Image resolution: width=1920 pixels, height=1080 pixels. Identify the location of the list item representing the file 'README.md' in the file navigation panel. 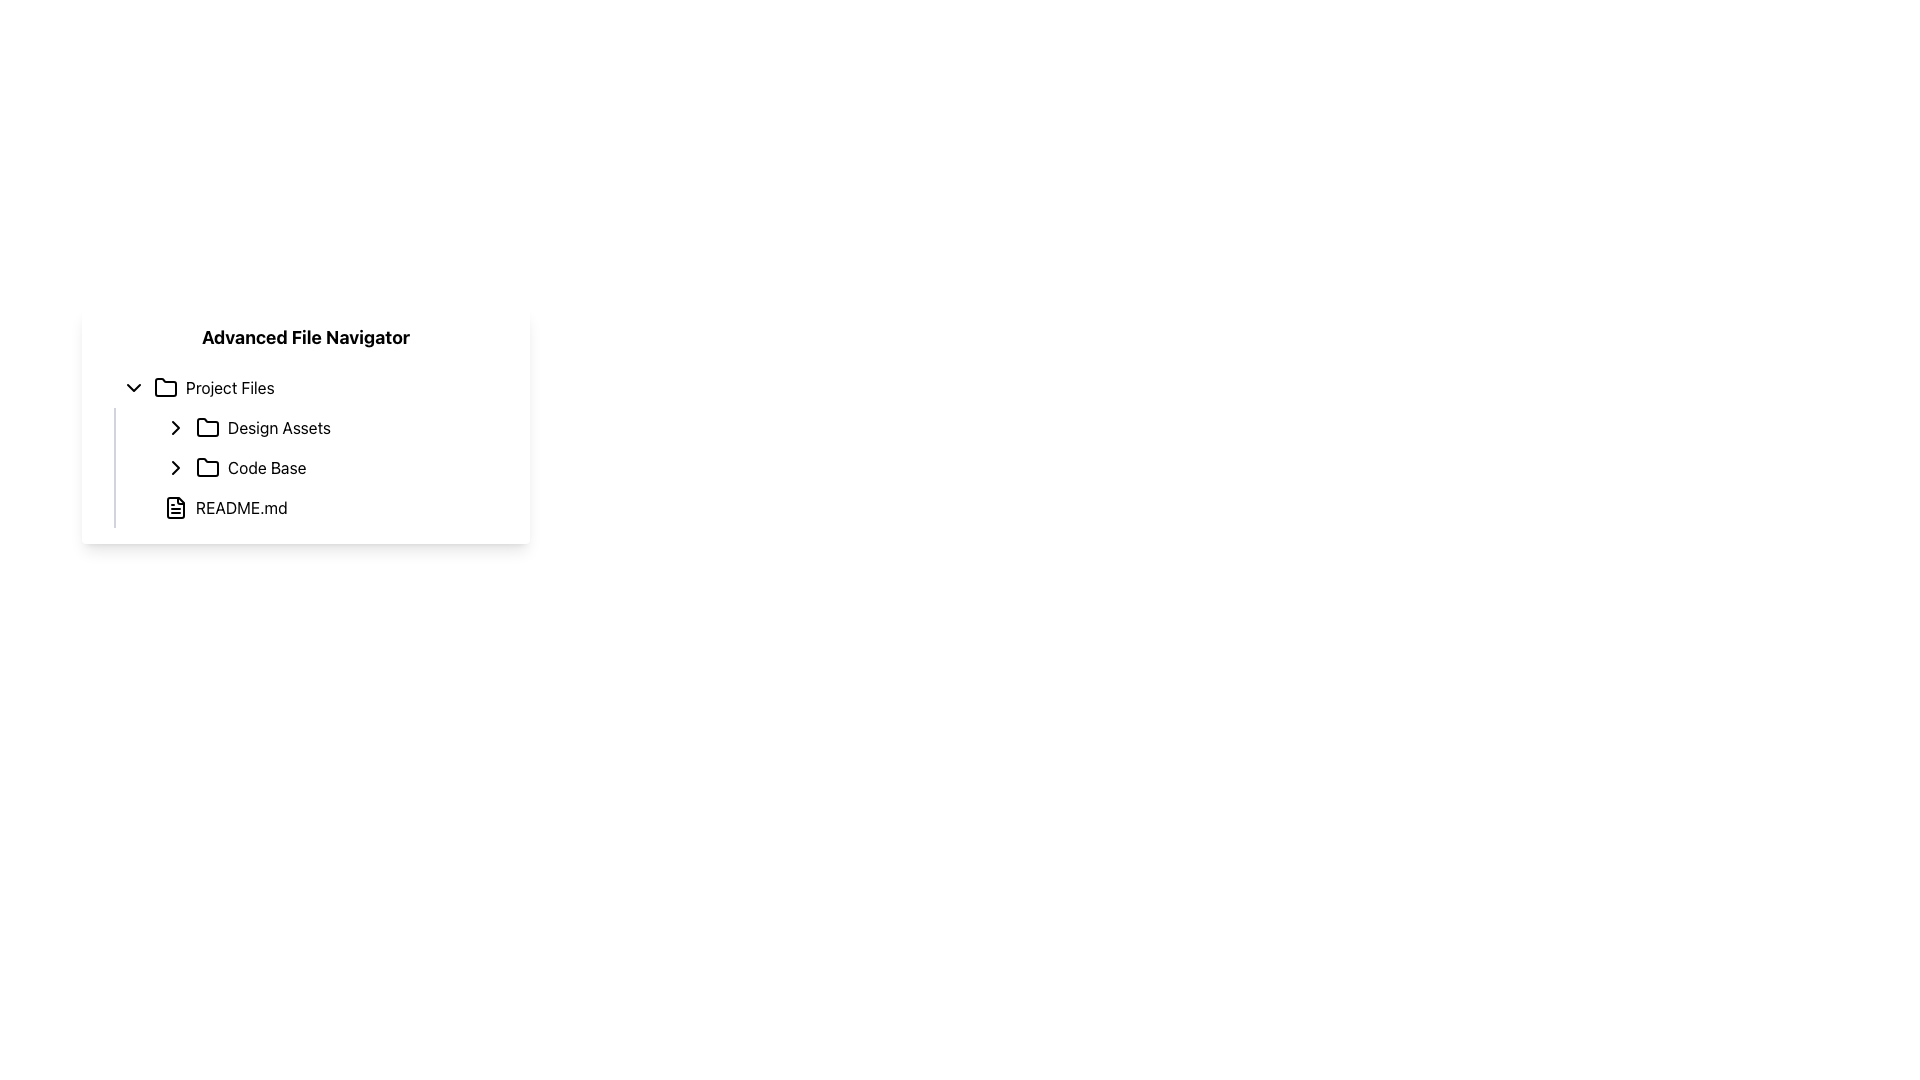
(335, 507).